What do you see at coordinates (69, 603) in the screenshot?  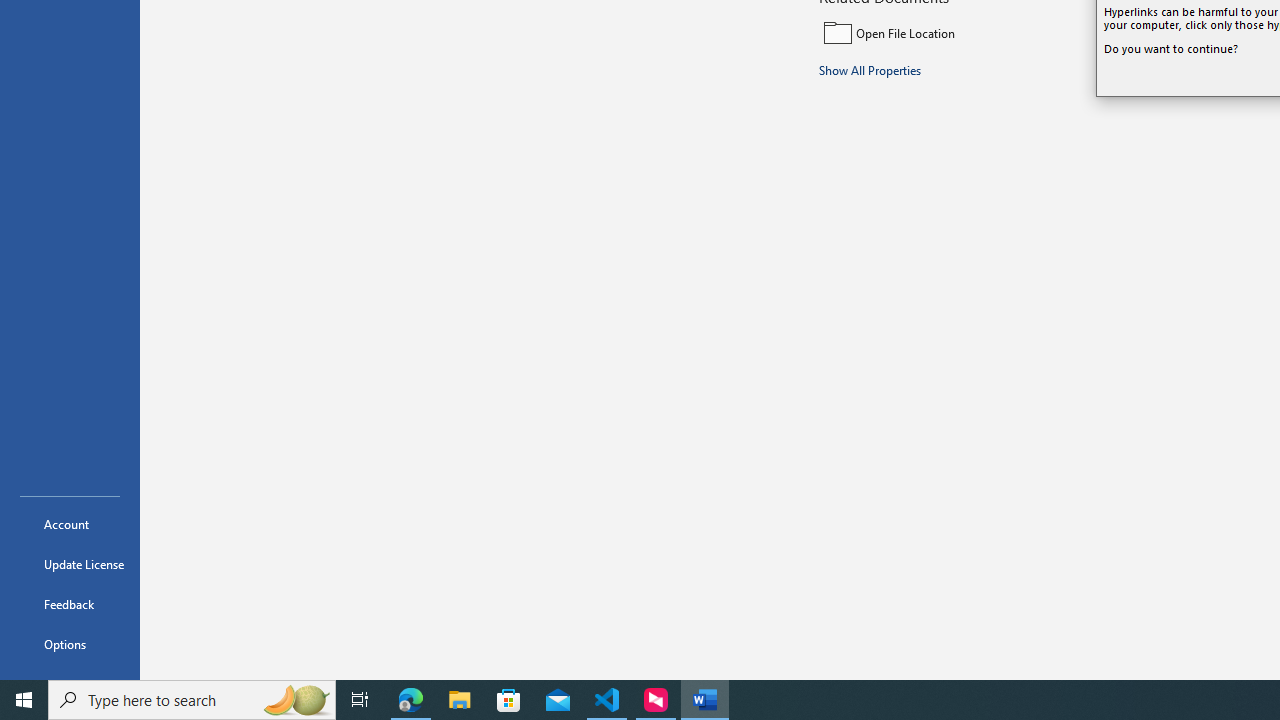 I see `'Feedback'` at bounding box center [69, 603].